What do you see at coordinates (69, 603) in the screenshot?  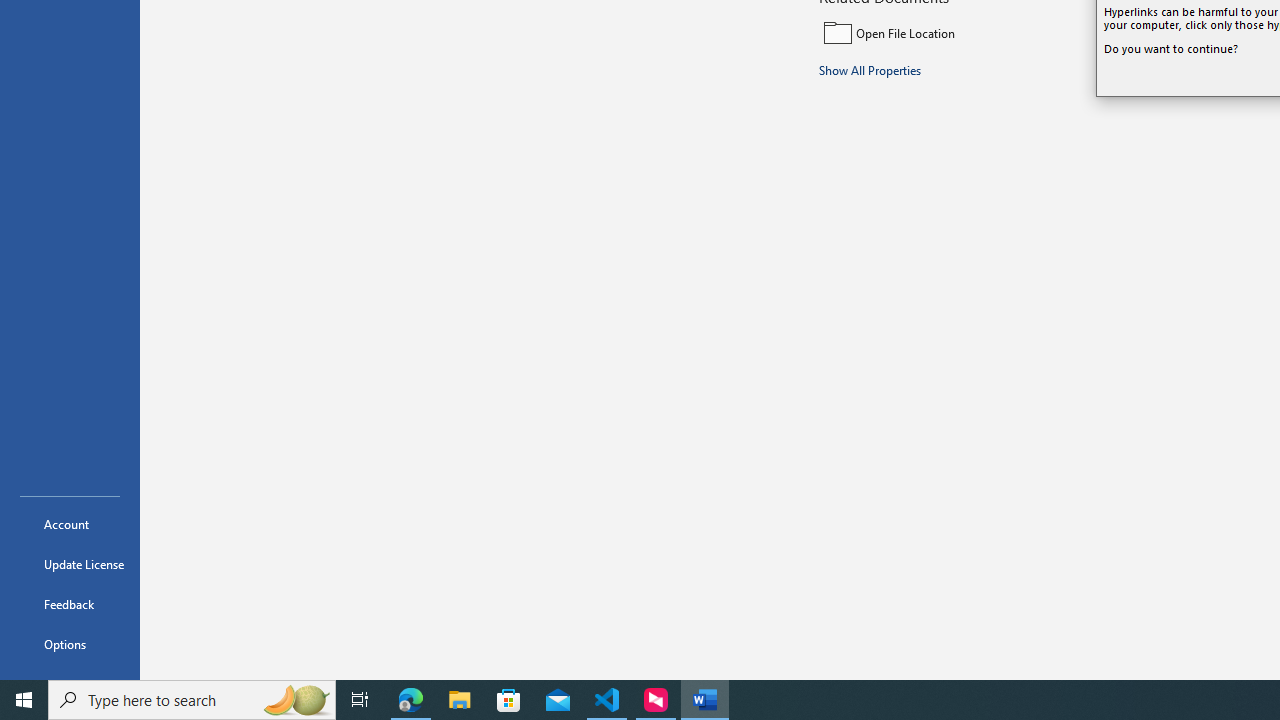 I see `'Feedback'` at bounding box center [69, 603].